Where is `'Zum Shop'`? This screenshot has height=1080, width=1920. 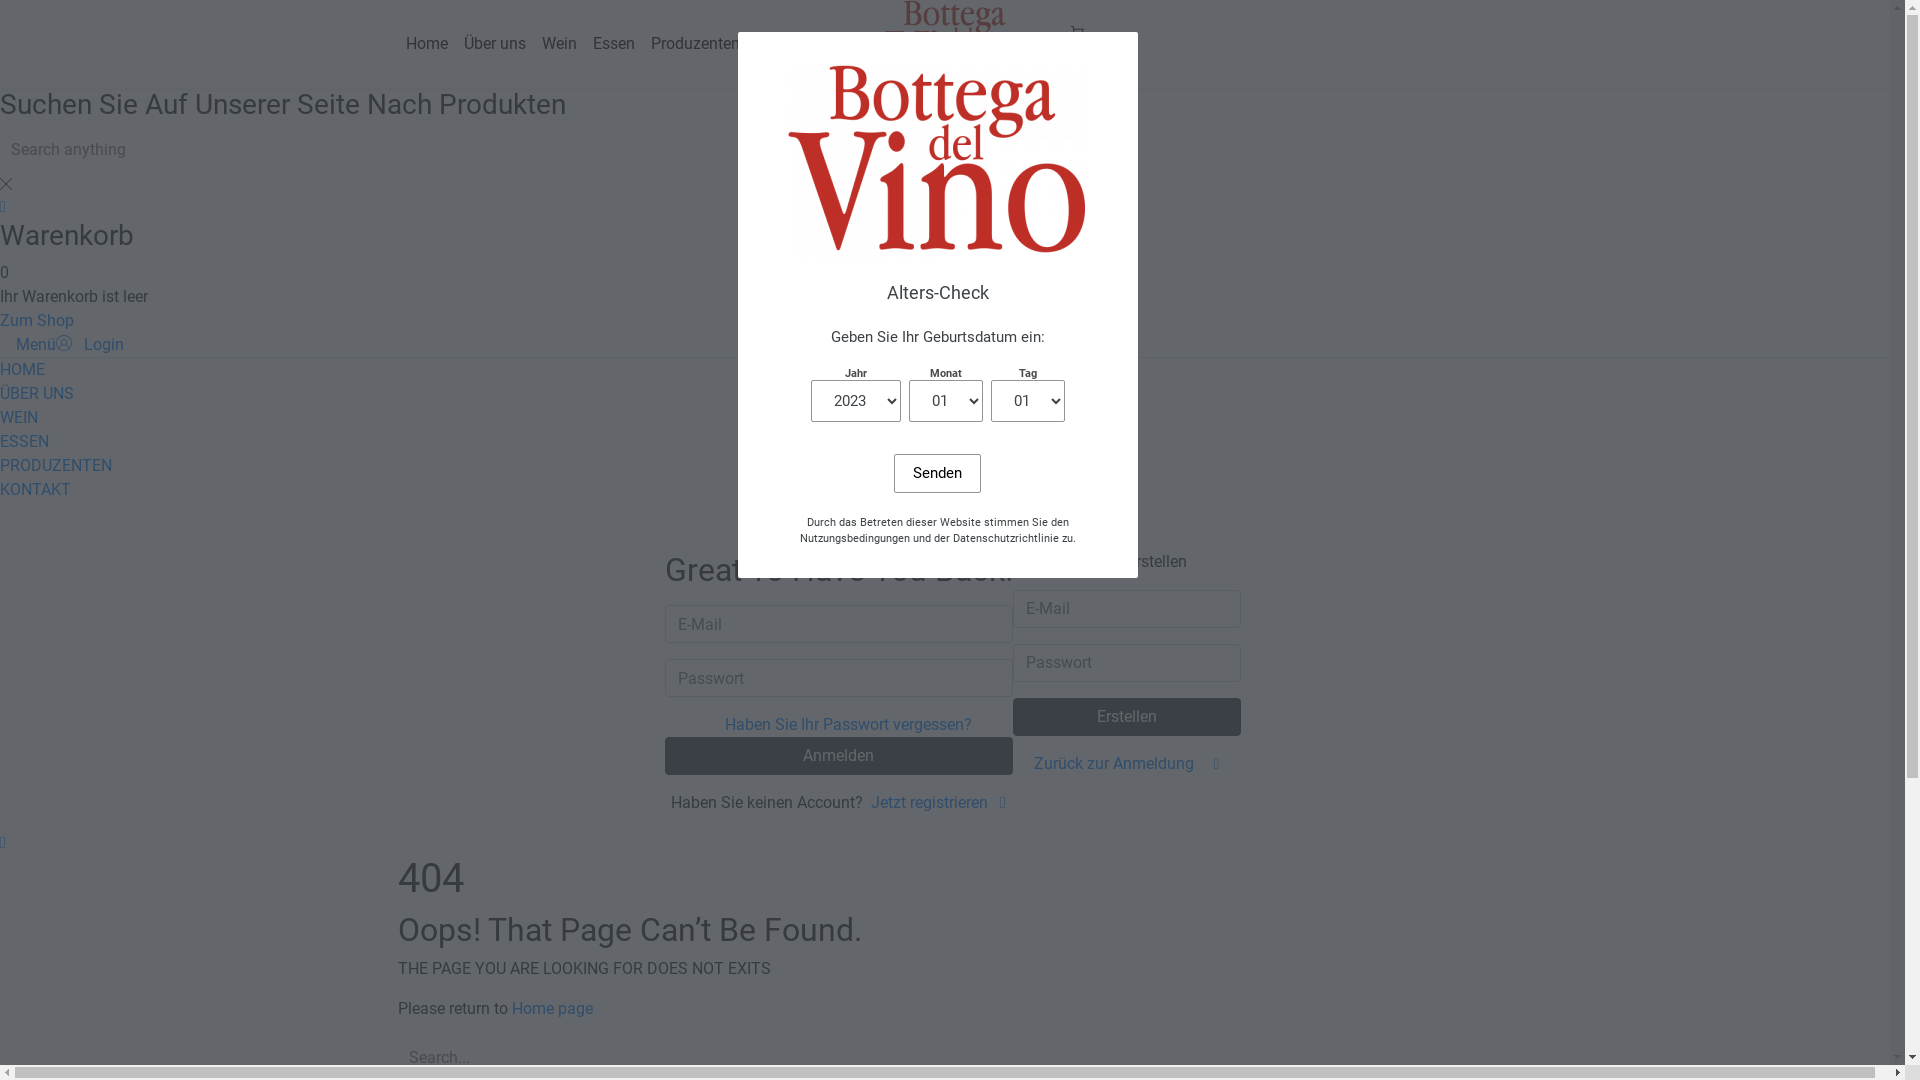 'Zum Shop' is located at coordinates (37, 319).